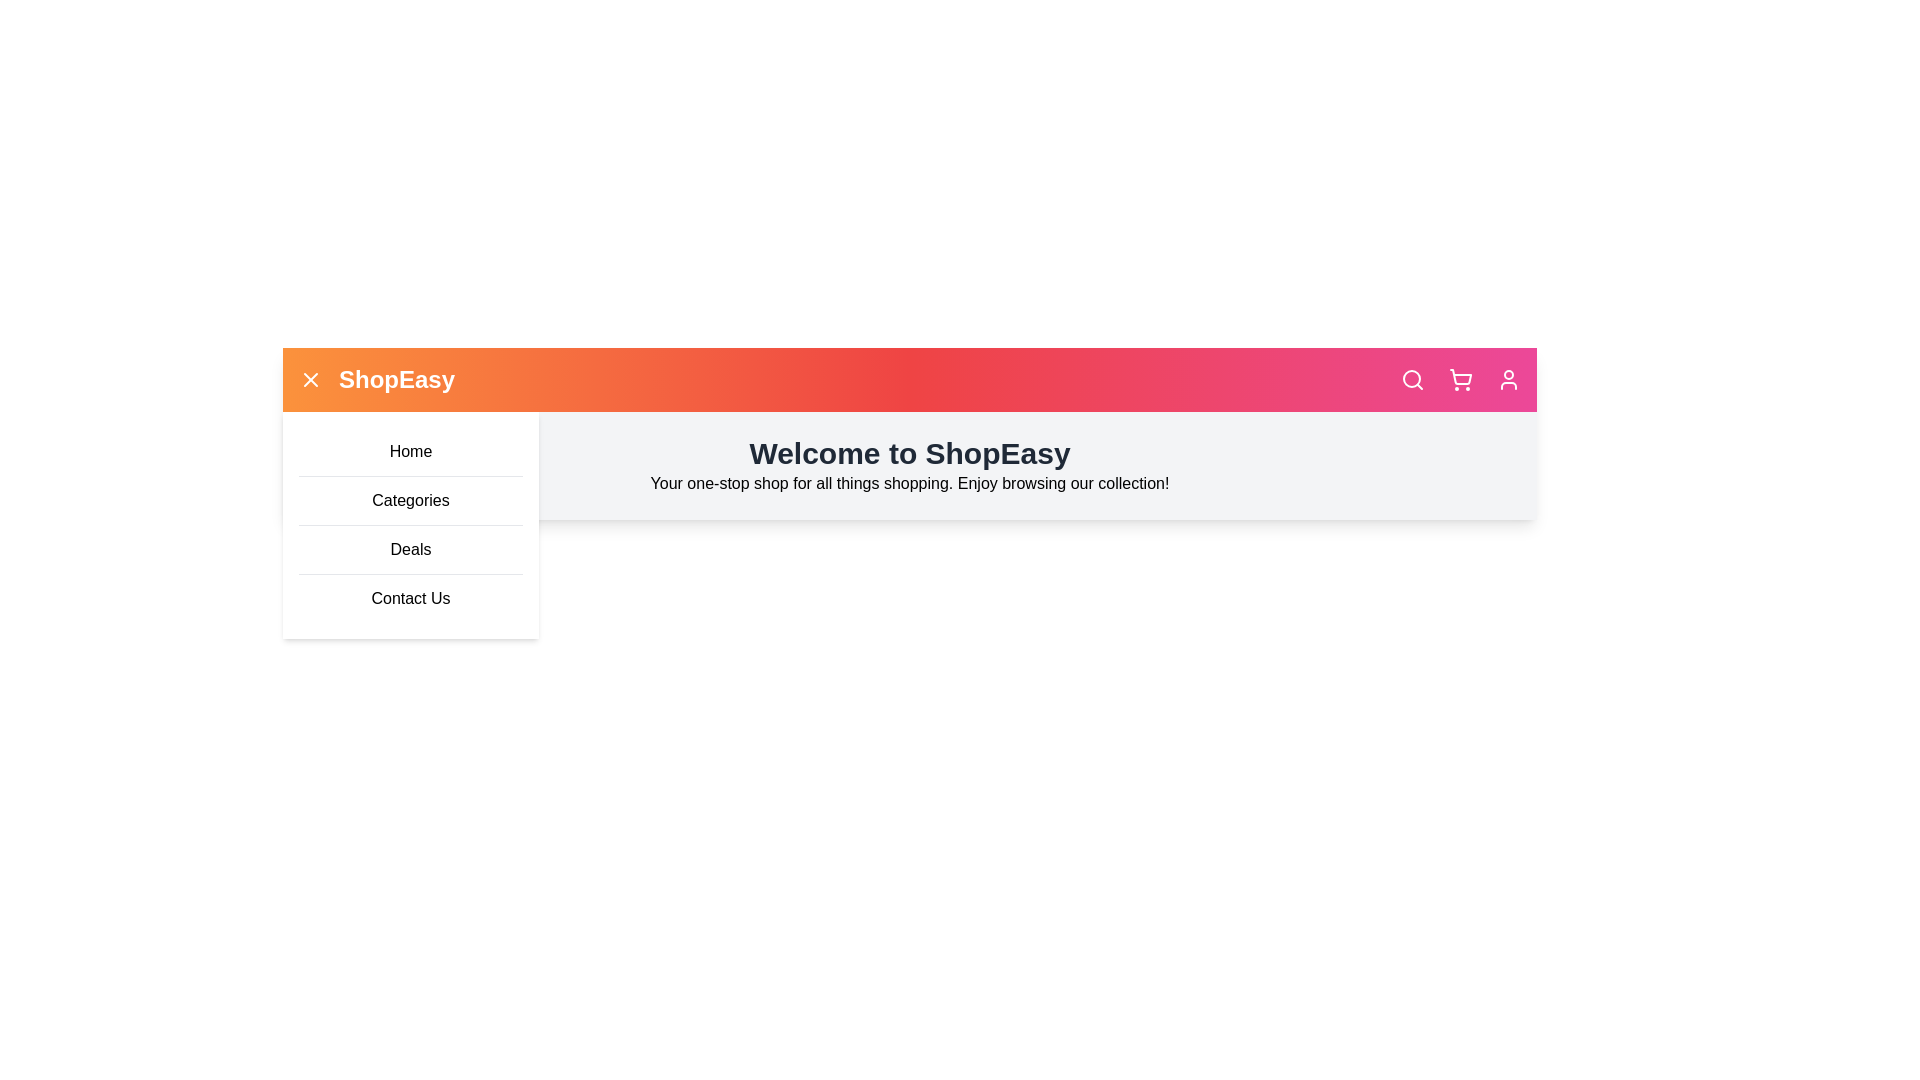 Image resolution: width=1920 pixels, height=1080 pixels. I want to click on the second item in the vertical navigation menu located directly below 'Home' and above 'Deals', so click(410, 524).